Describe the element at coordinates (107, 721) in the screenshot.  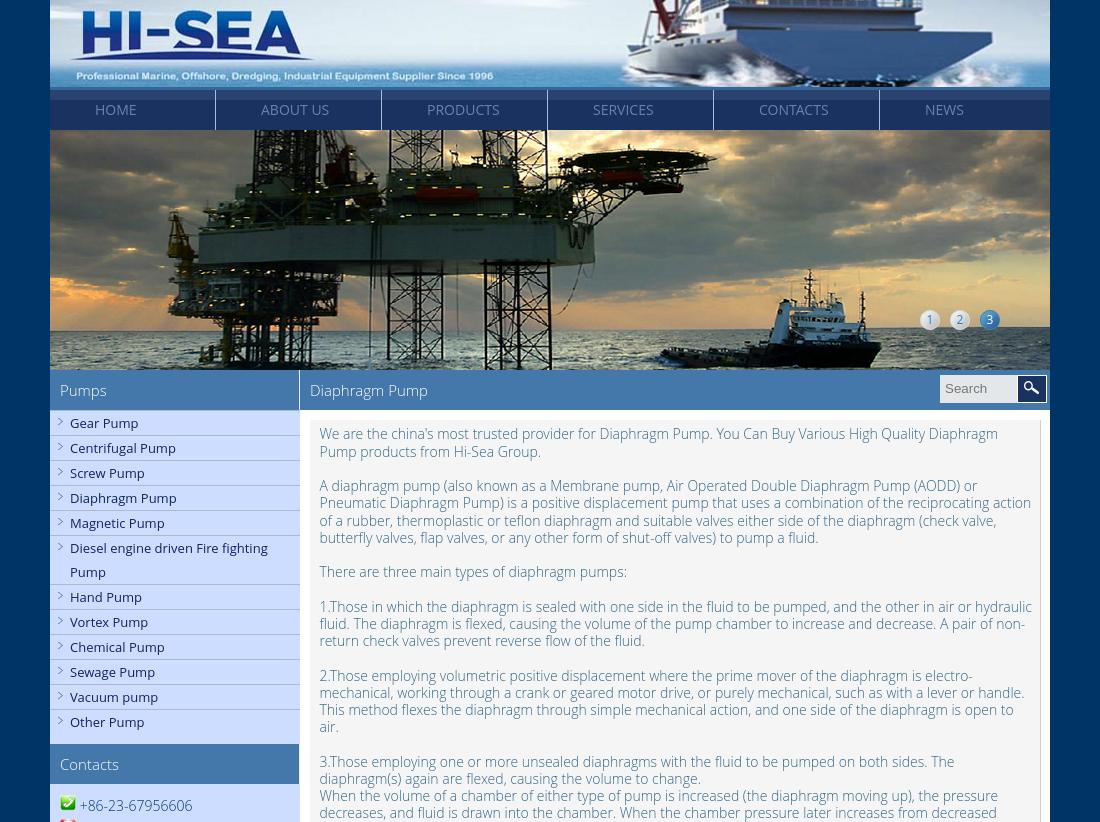
I see `'Other Pump'` at that location.